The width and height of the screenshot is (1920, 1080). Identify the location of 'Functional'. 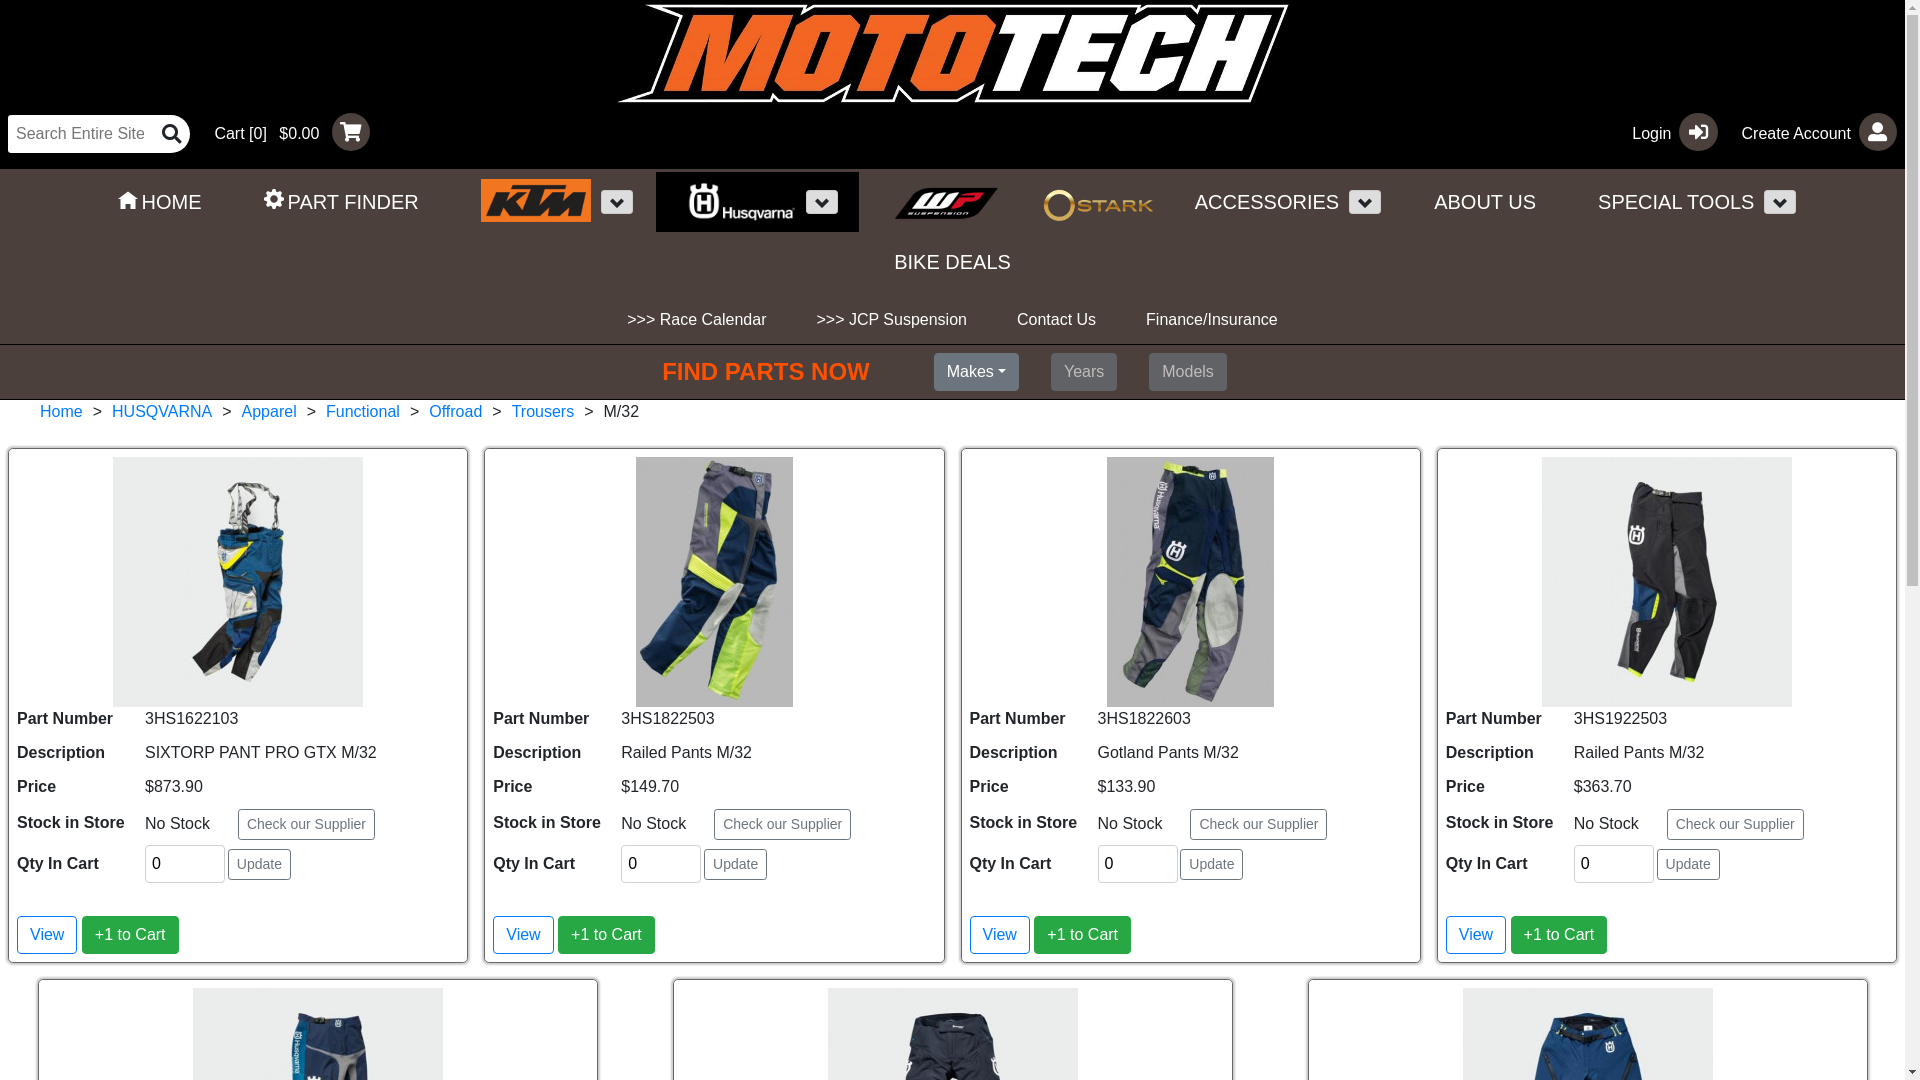
(363, 410).